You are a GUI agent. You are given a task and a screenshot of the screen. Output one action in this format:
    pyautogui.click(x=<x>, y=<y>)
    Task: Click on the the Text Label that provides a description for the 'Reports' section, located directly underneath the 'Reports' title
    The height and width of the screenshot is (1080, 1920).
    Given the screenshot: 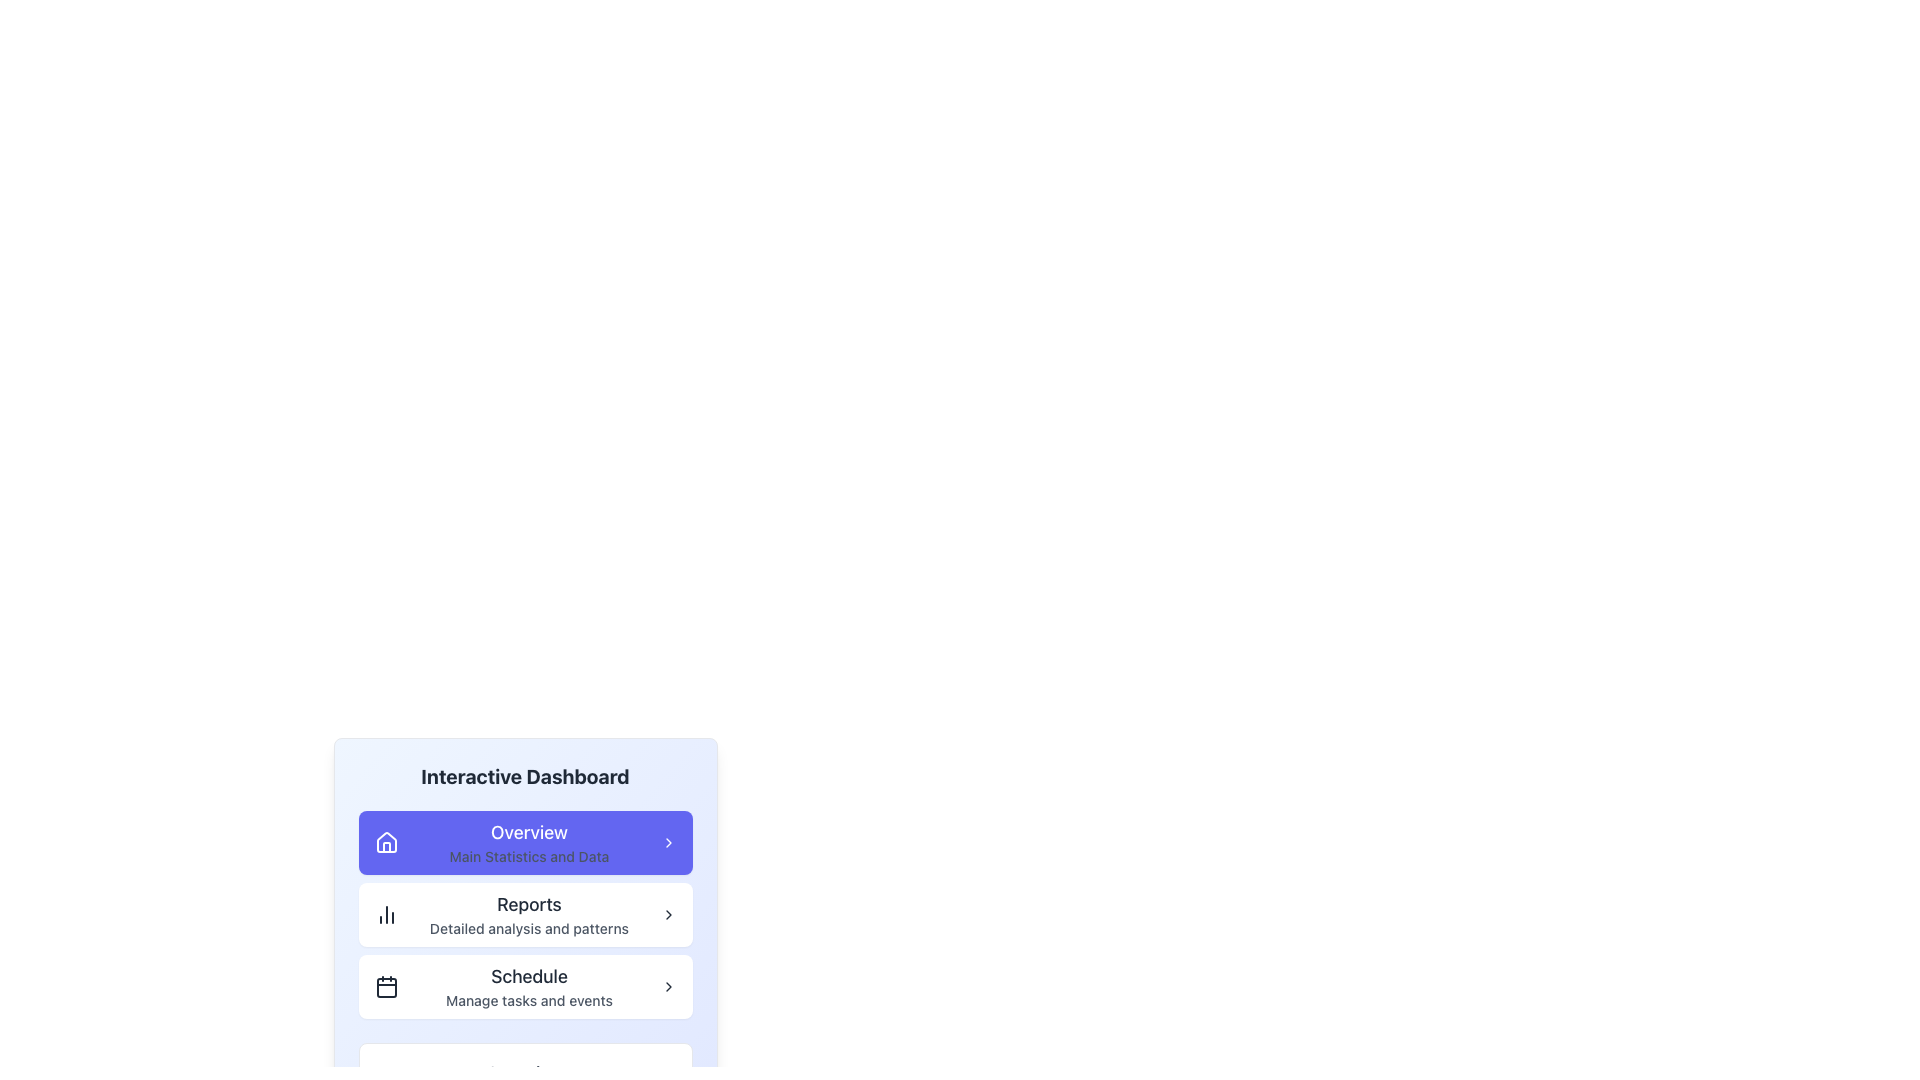 What is the action you would take?
    pyautogui.click(x=529, y=929)
    